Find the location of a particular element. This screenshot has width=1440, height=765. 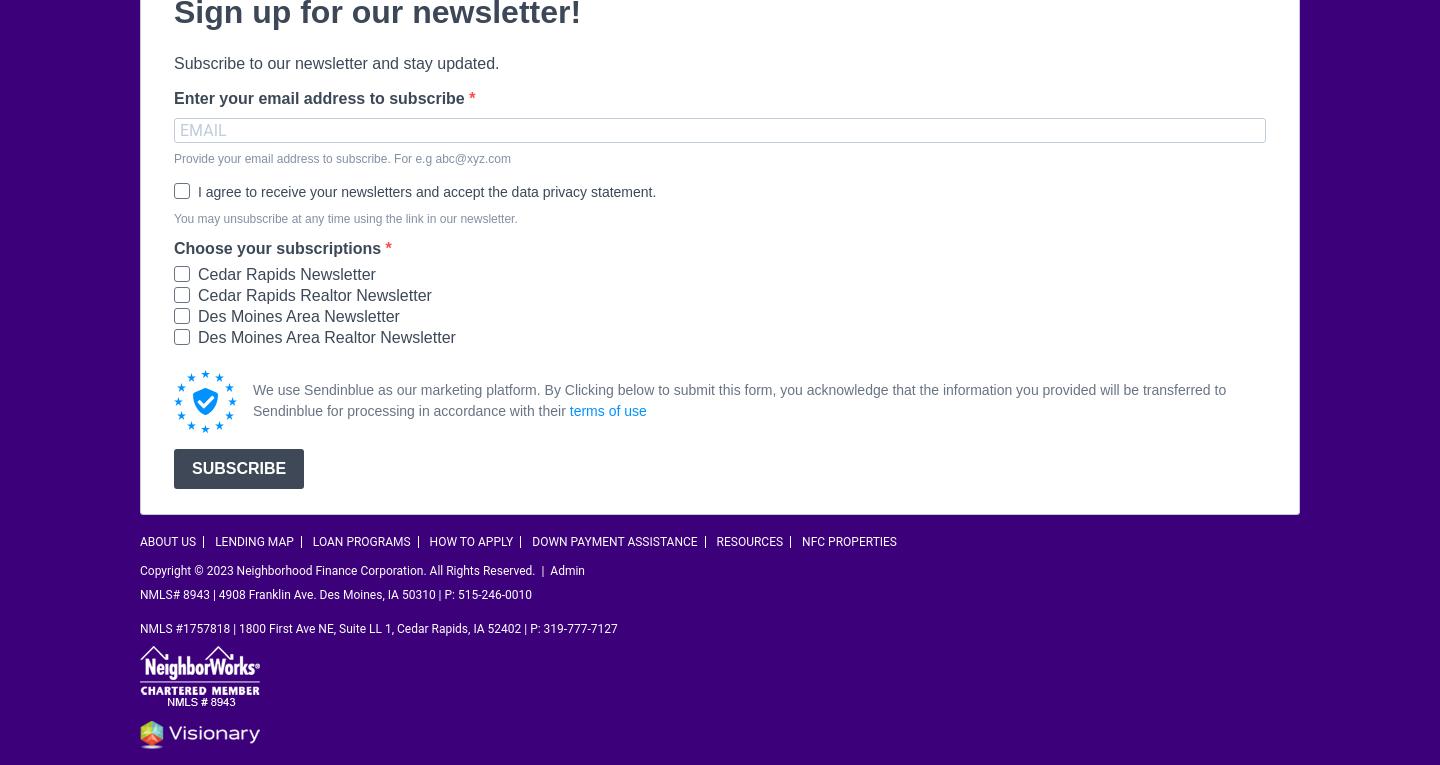

'terms of use' is located at coordinates (568, 411).